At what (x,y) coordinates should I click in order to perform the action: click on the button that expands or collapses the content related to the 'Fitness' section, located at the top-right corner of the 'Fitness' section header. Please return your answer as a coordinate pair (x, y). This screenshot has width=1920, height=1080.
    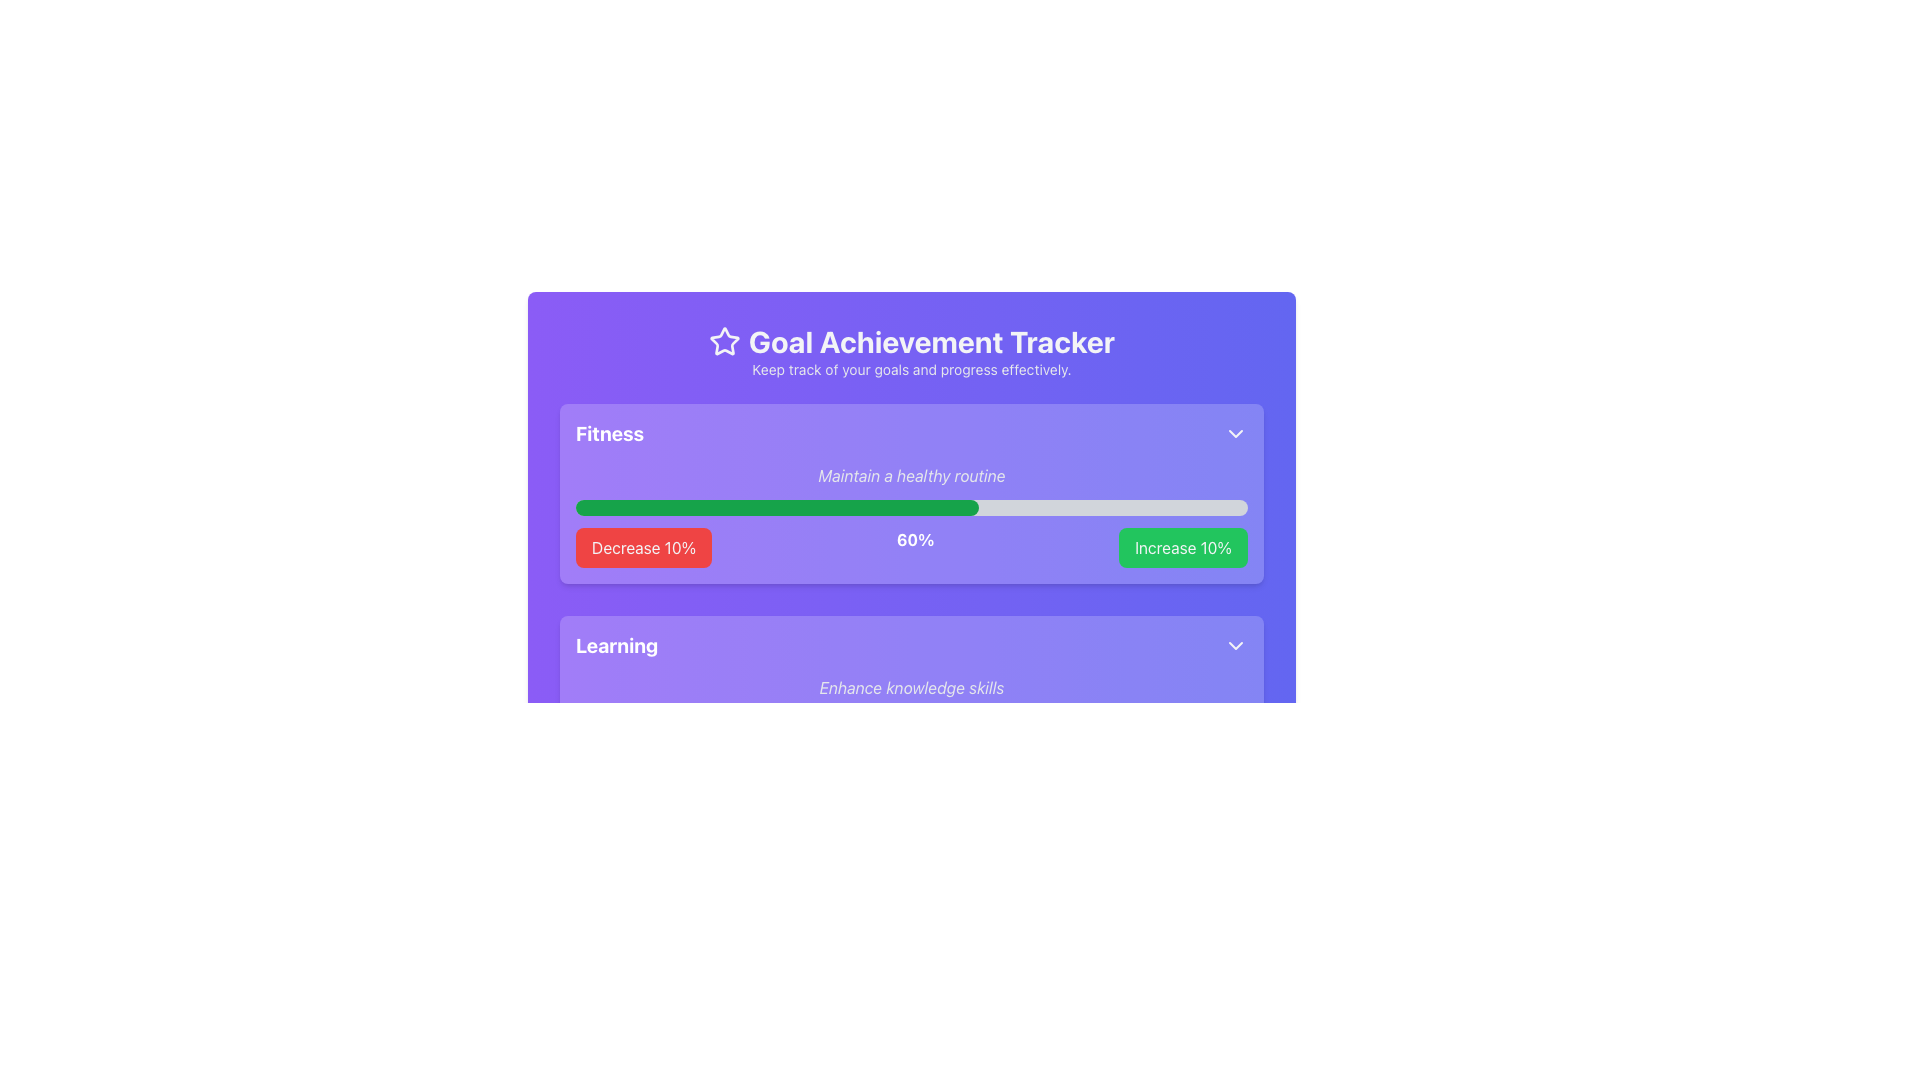
    Looking at the image, I should click on (1235, 433).